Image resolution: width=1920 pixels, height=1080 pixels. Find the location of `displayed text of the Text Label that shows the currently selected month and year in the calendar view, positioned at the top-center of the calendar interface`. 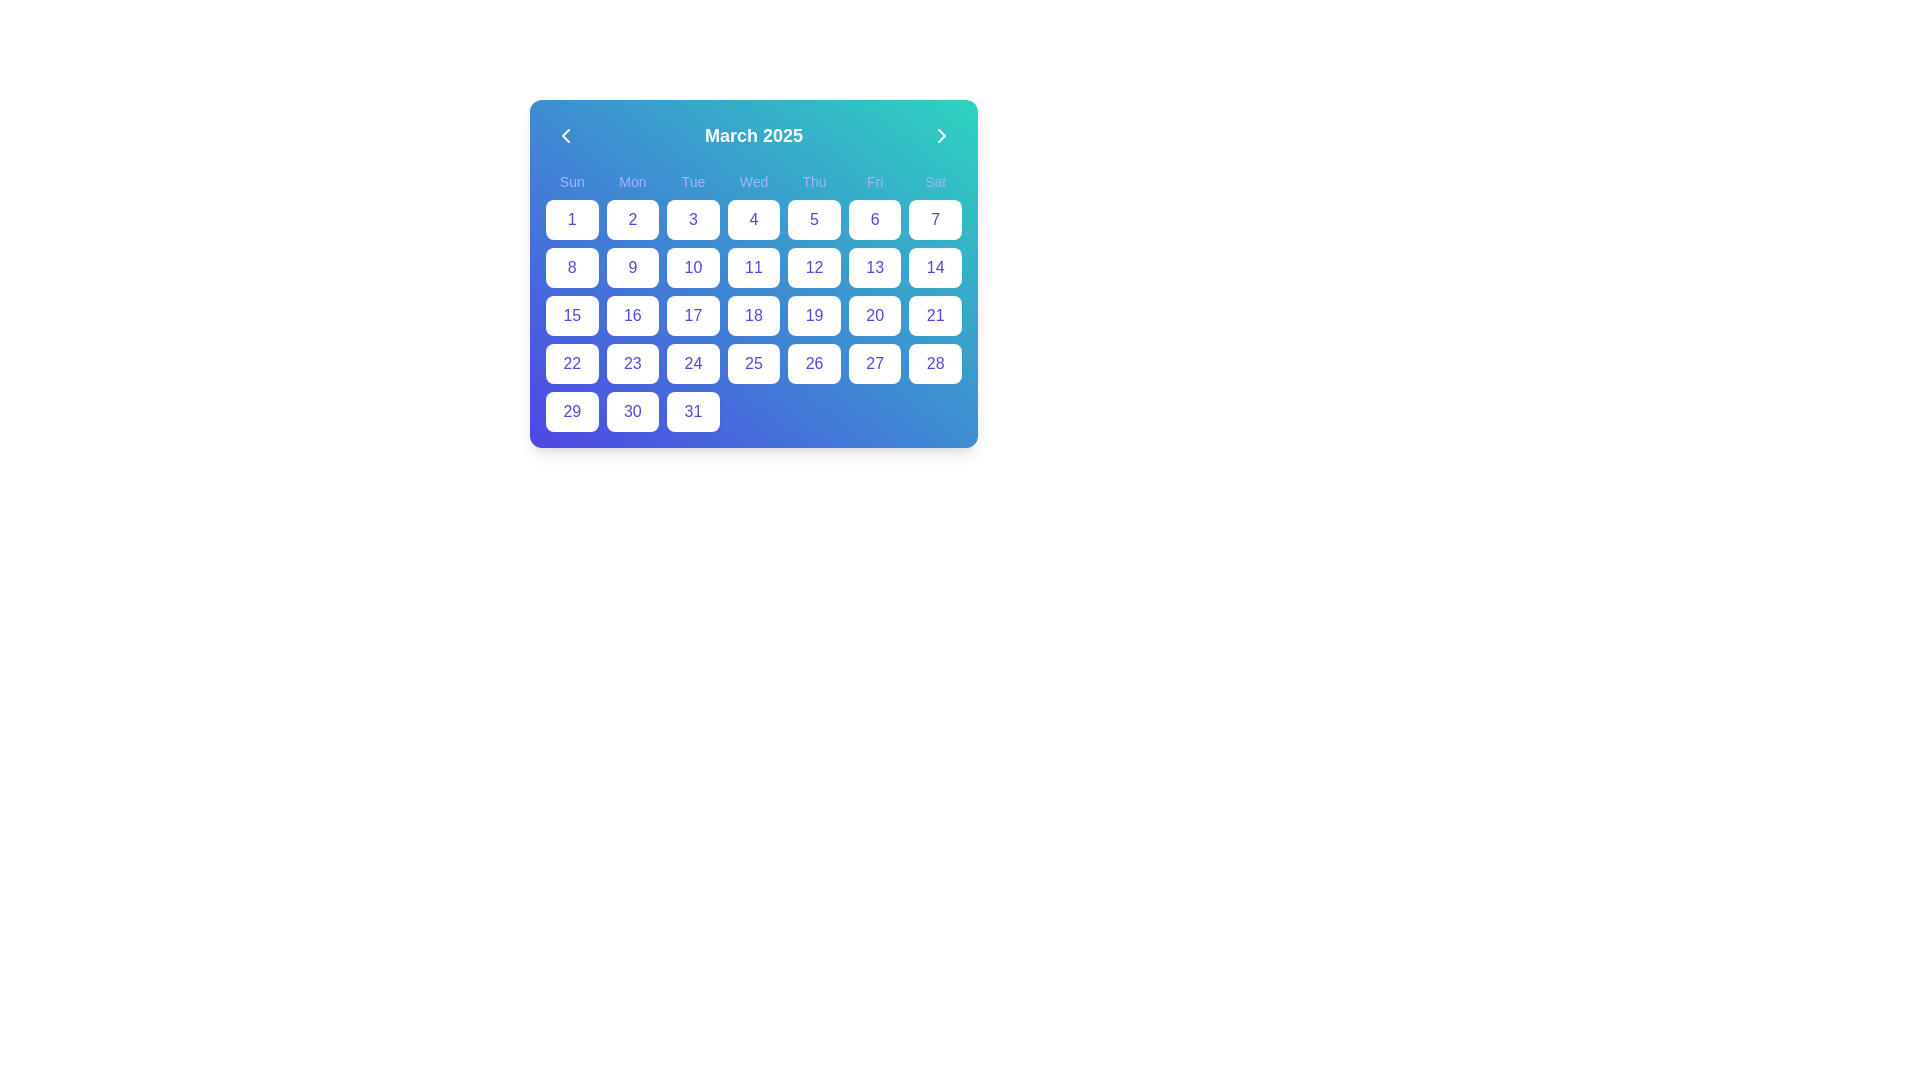

displayed text of the Text Label that shows the currently selected month and year in the calendar view, positioned at the top-center of the calendar interface is located at coordinates (752, 135).